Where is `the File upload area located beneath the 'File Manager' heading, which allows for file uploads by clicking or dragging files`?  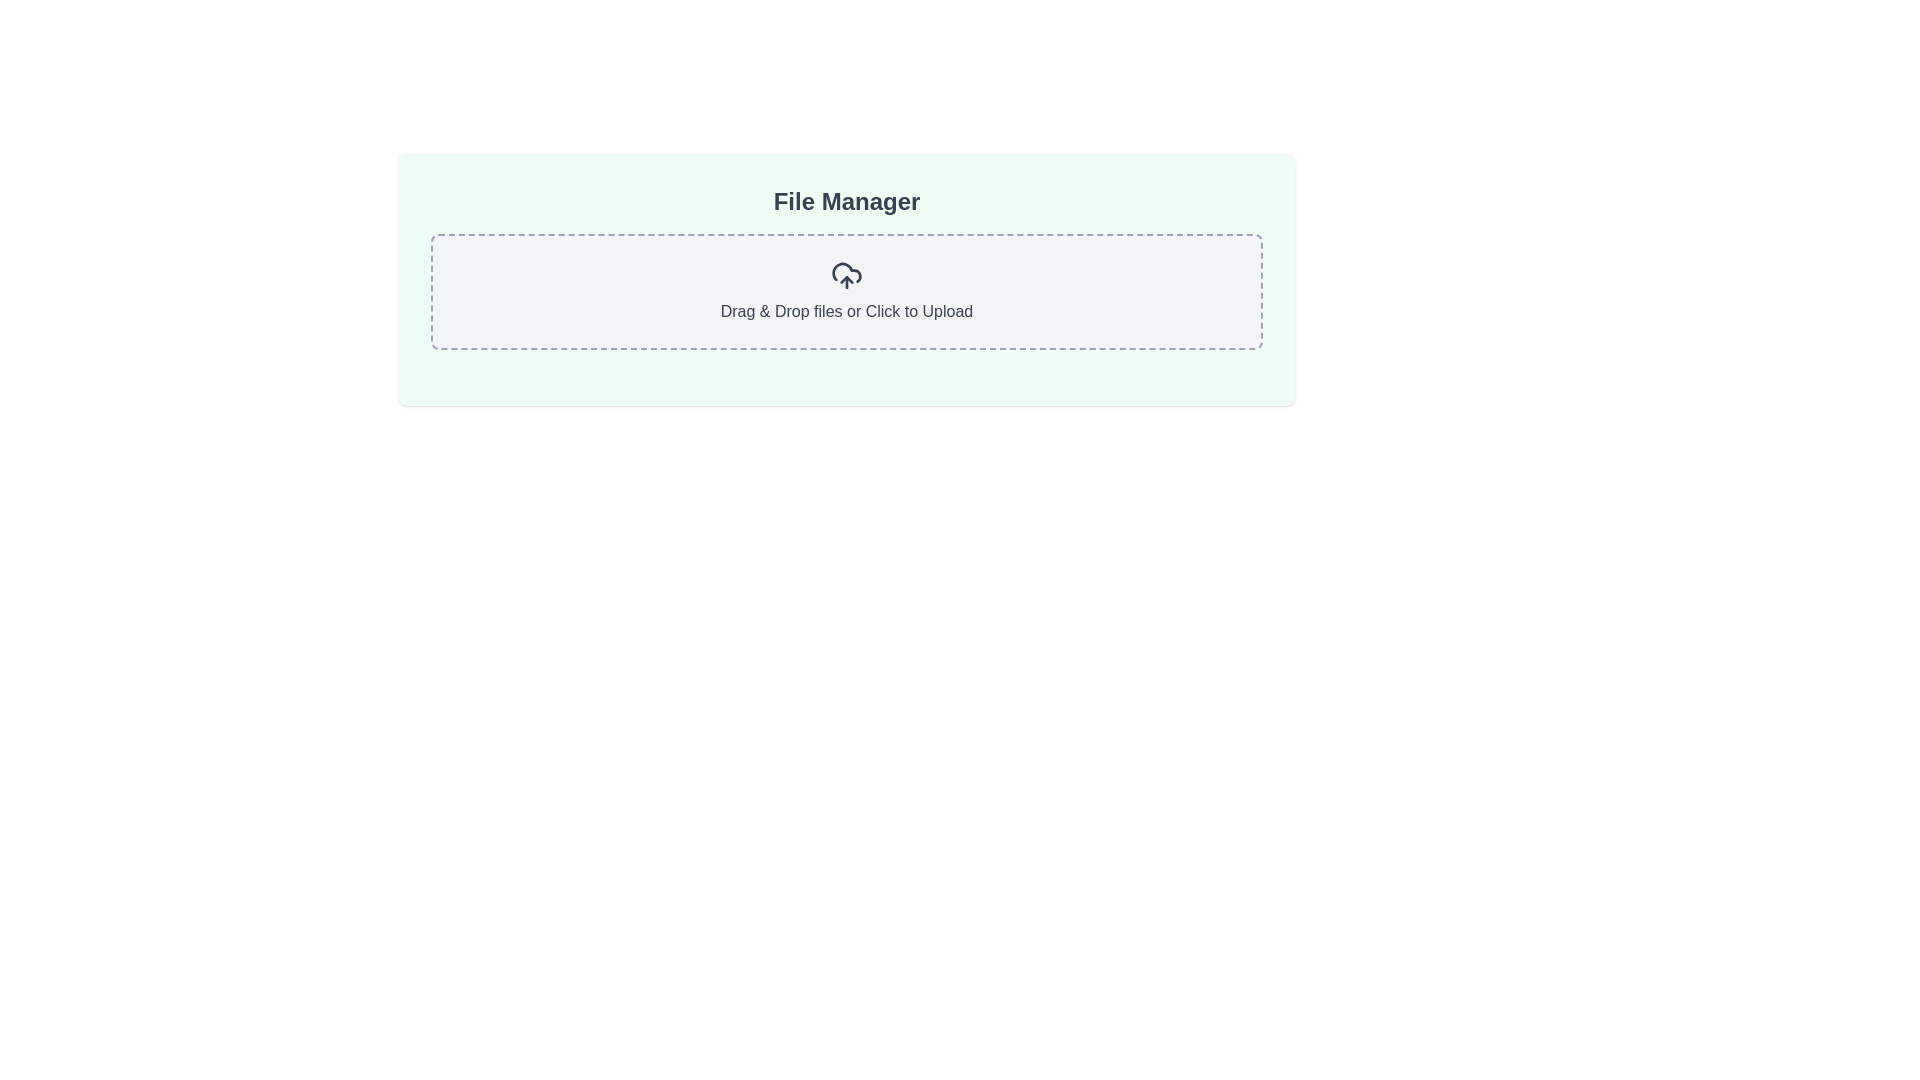
the File upload area located beneath the 'File Manager' heading, which allows for file uploads by clicking or dragging files is located at coordinates (846, 292).